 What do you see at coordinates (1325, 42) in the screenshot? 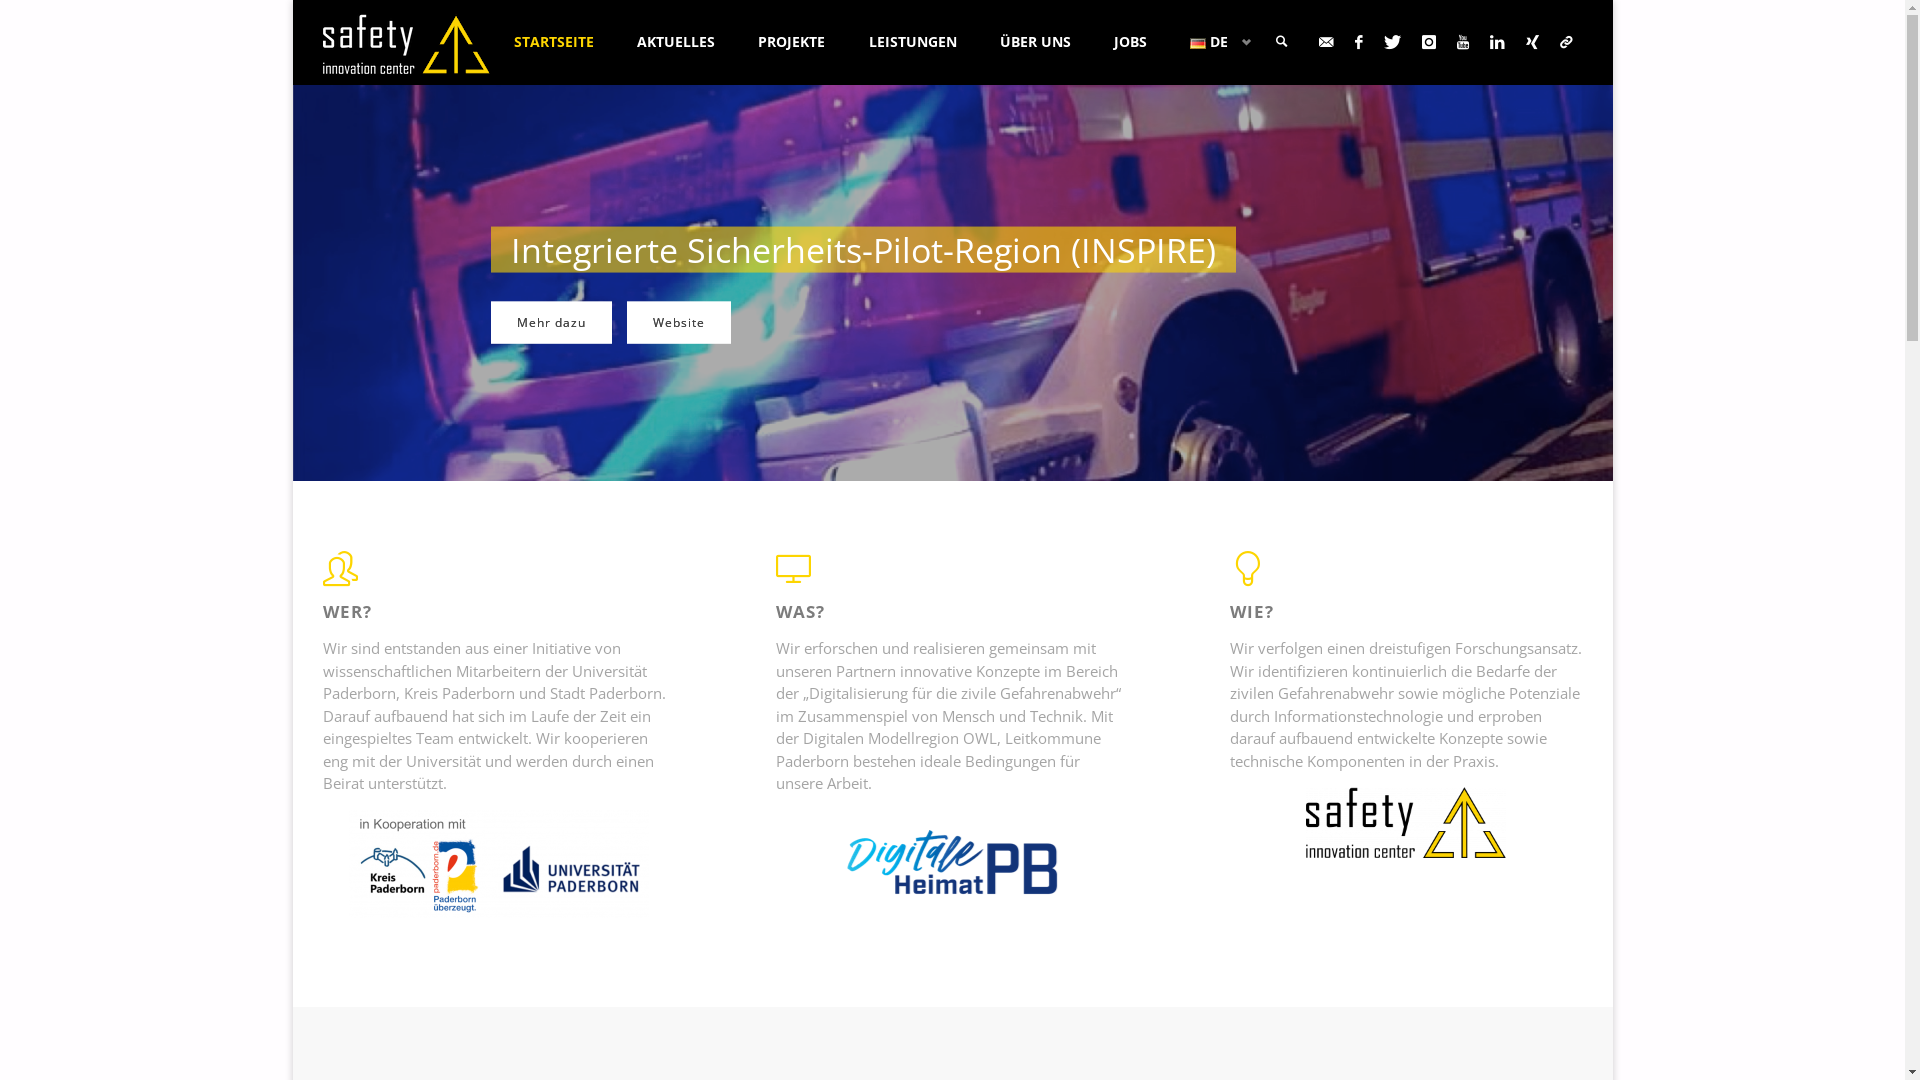
I see `'Email'` at bounding box center [1325, 42].